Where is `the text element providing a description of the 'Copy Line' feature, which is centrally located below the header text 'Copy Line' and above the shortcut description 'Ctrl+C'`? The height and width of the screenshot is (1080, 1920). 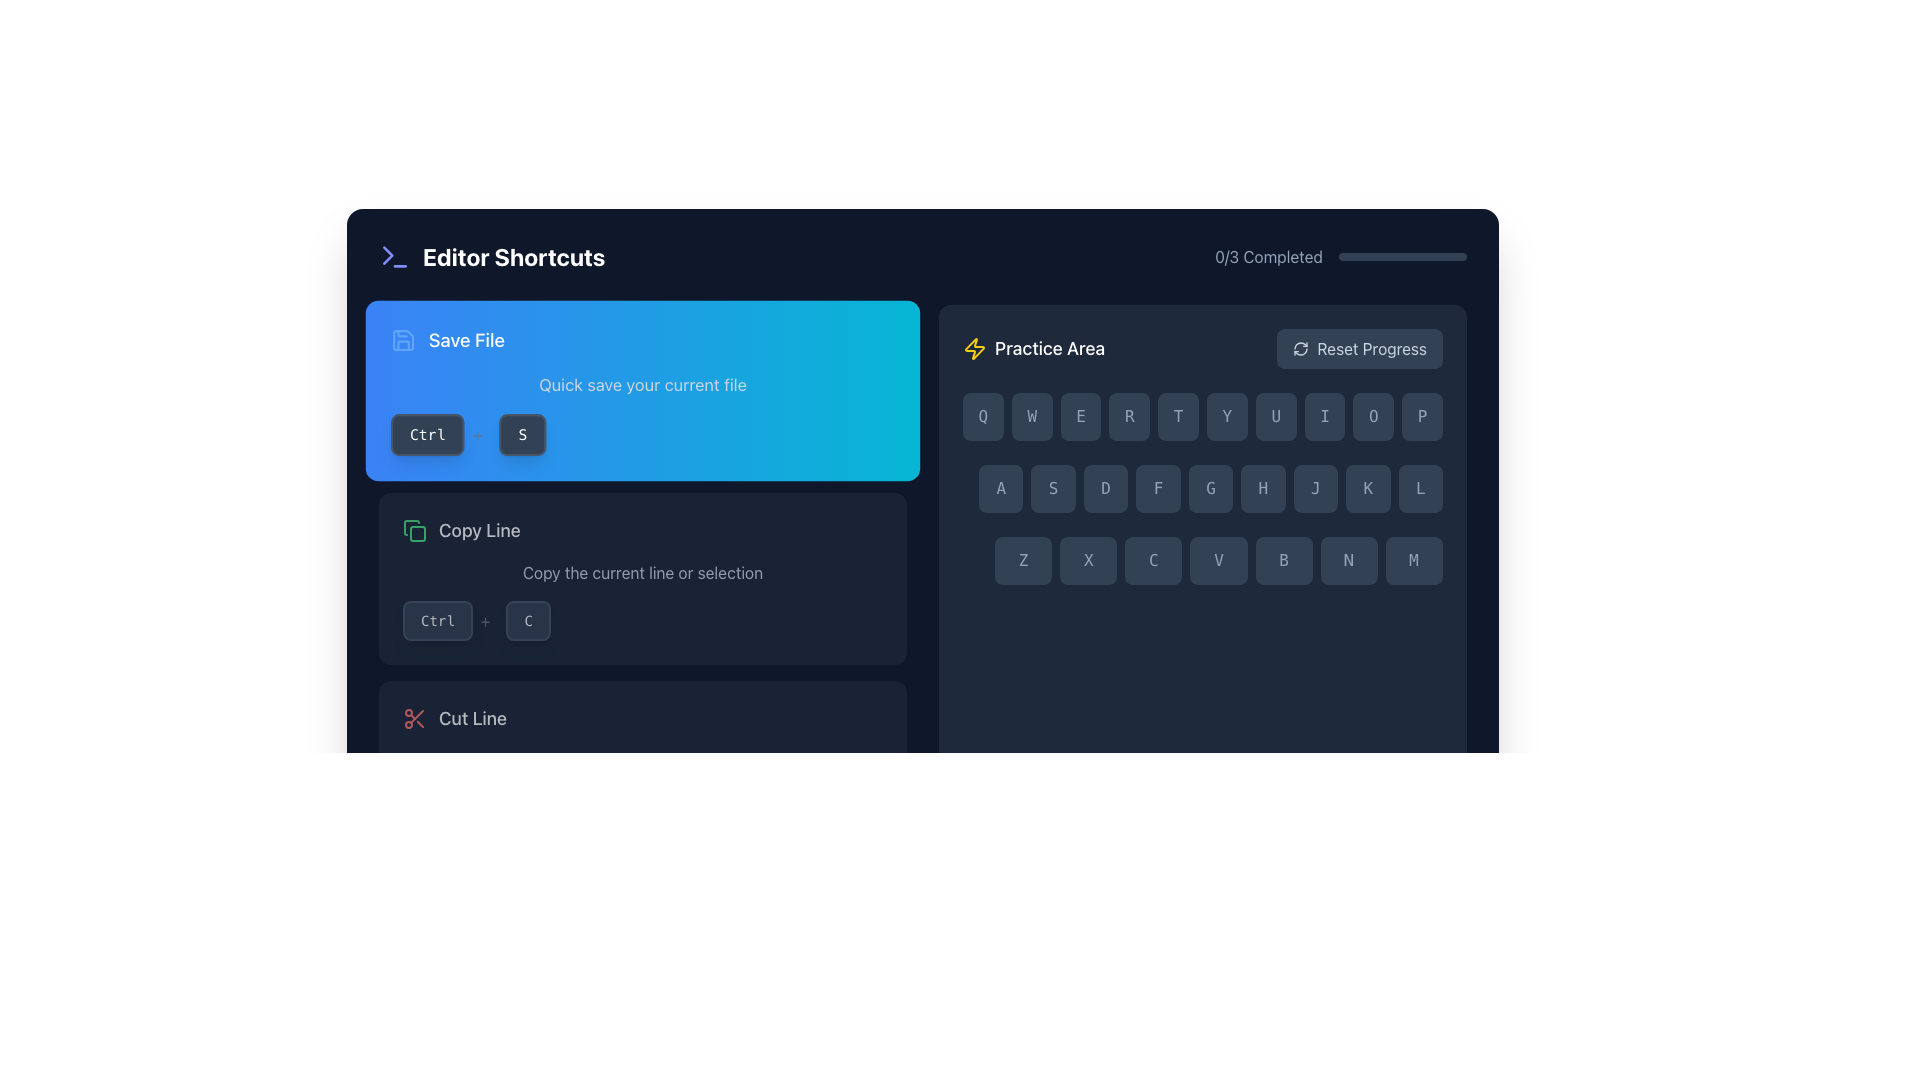
the text element providing a description of the 'Copy Line' feature, which is centrally located below the header text 'Copy Line' and above the shortcut description 'Ctrl+C' is located at coordinates (643, 573).